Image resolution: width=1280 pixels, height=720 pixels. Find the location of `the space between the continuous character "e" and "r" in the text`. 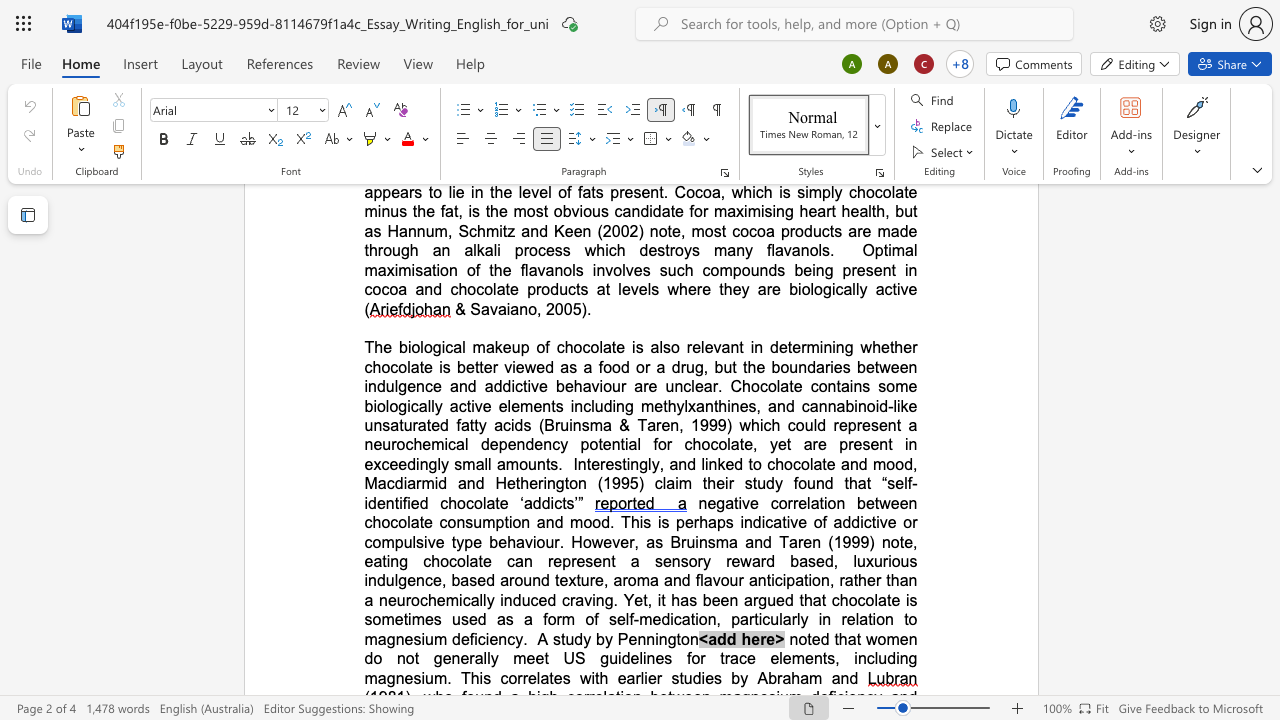

the space between the continuous character "e" and "r" in the text is located at coordinates (758, 639).